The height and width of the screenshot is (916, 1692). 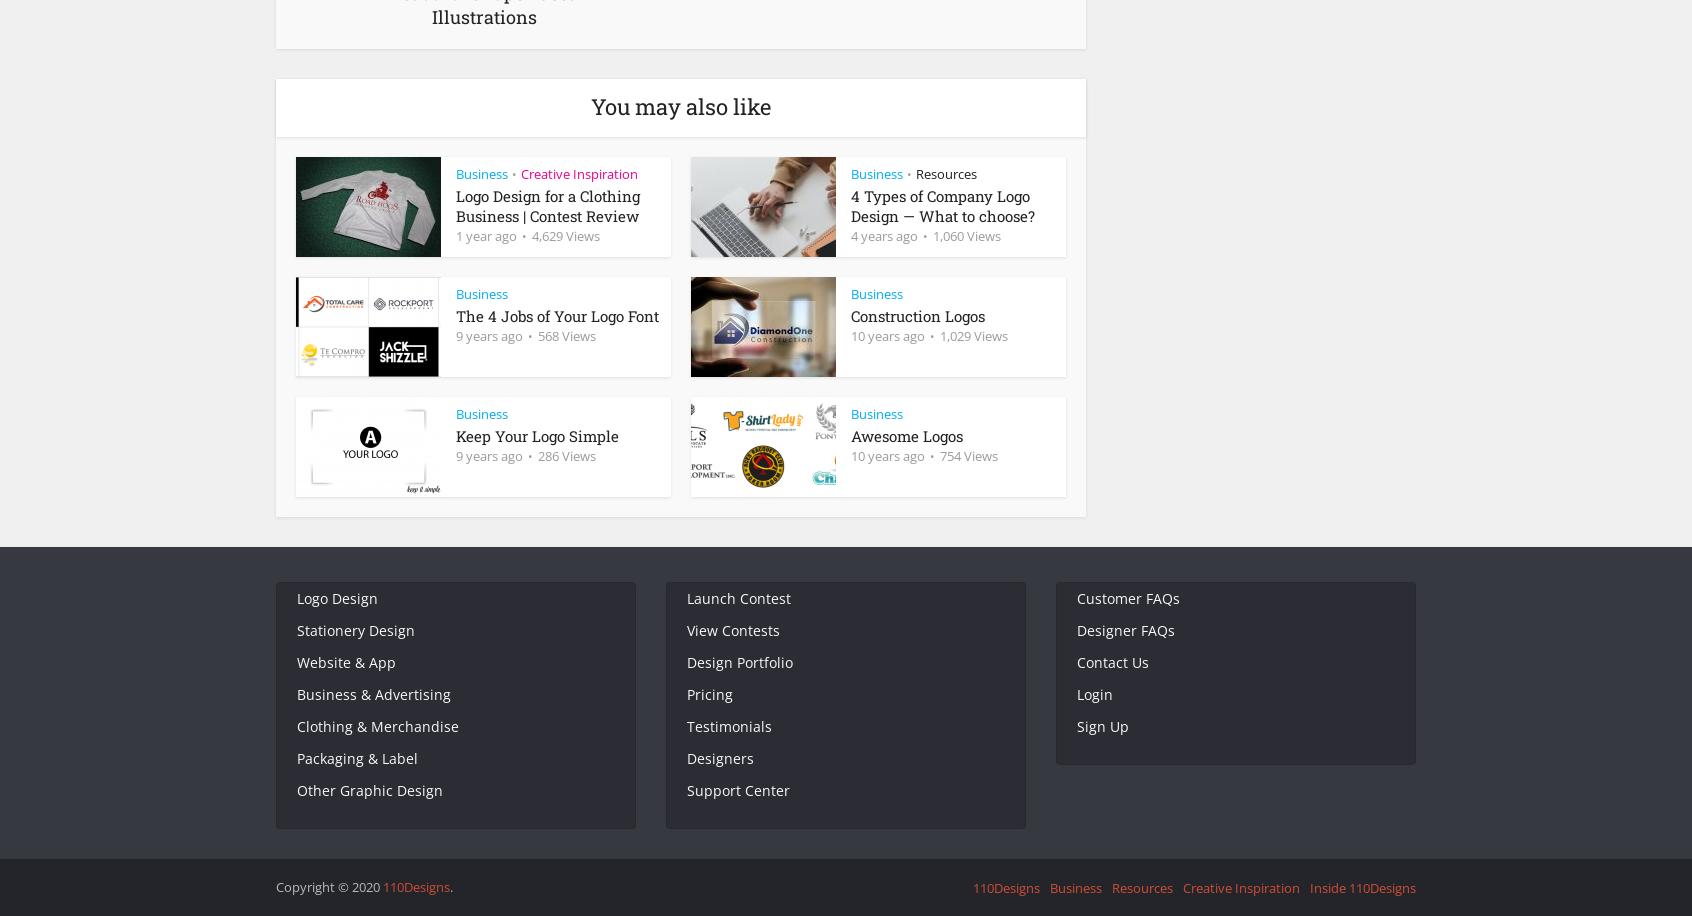 I want to click on '1,060 Views', so click(x=966, y=235).